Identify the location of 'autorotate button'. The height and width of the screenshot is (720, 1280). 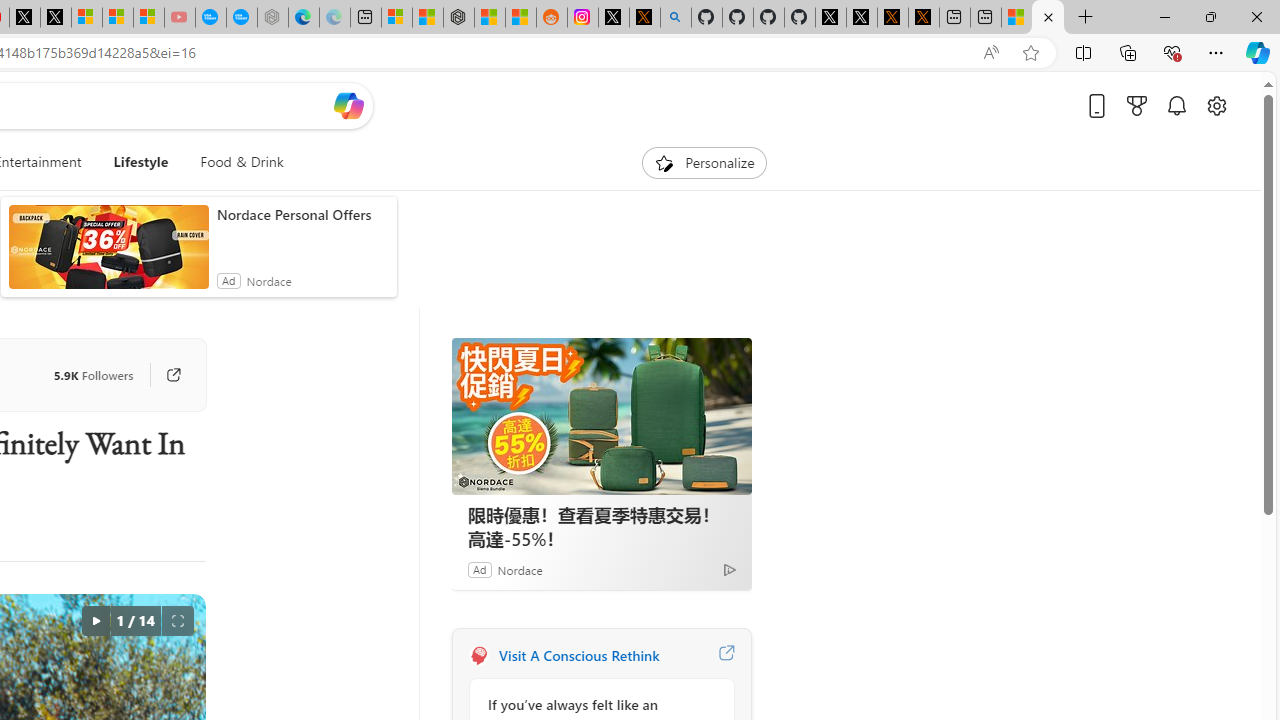
(94, 620).